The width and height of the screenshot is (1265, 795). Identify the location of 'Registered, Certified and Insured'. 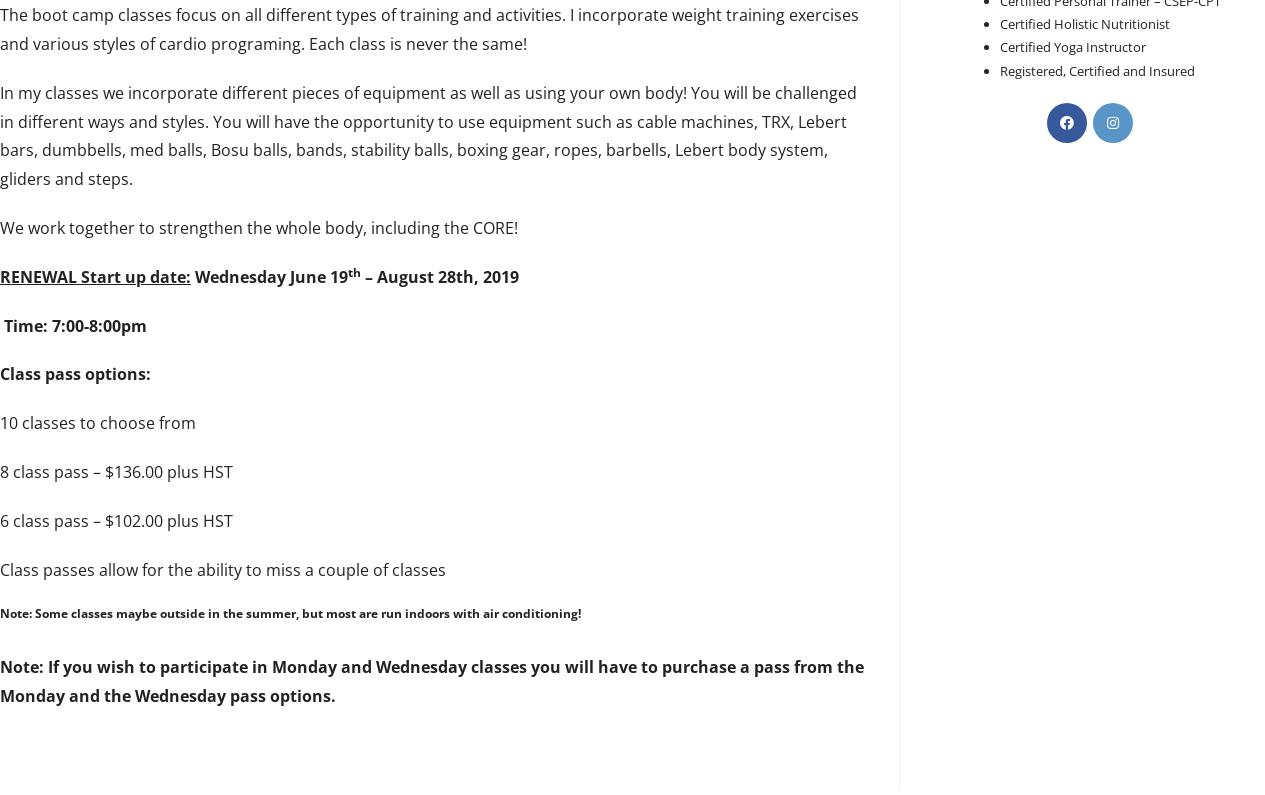
(999, 70).